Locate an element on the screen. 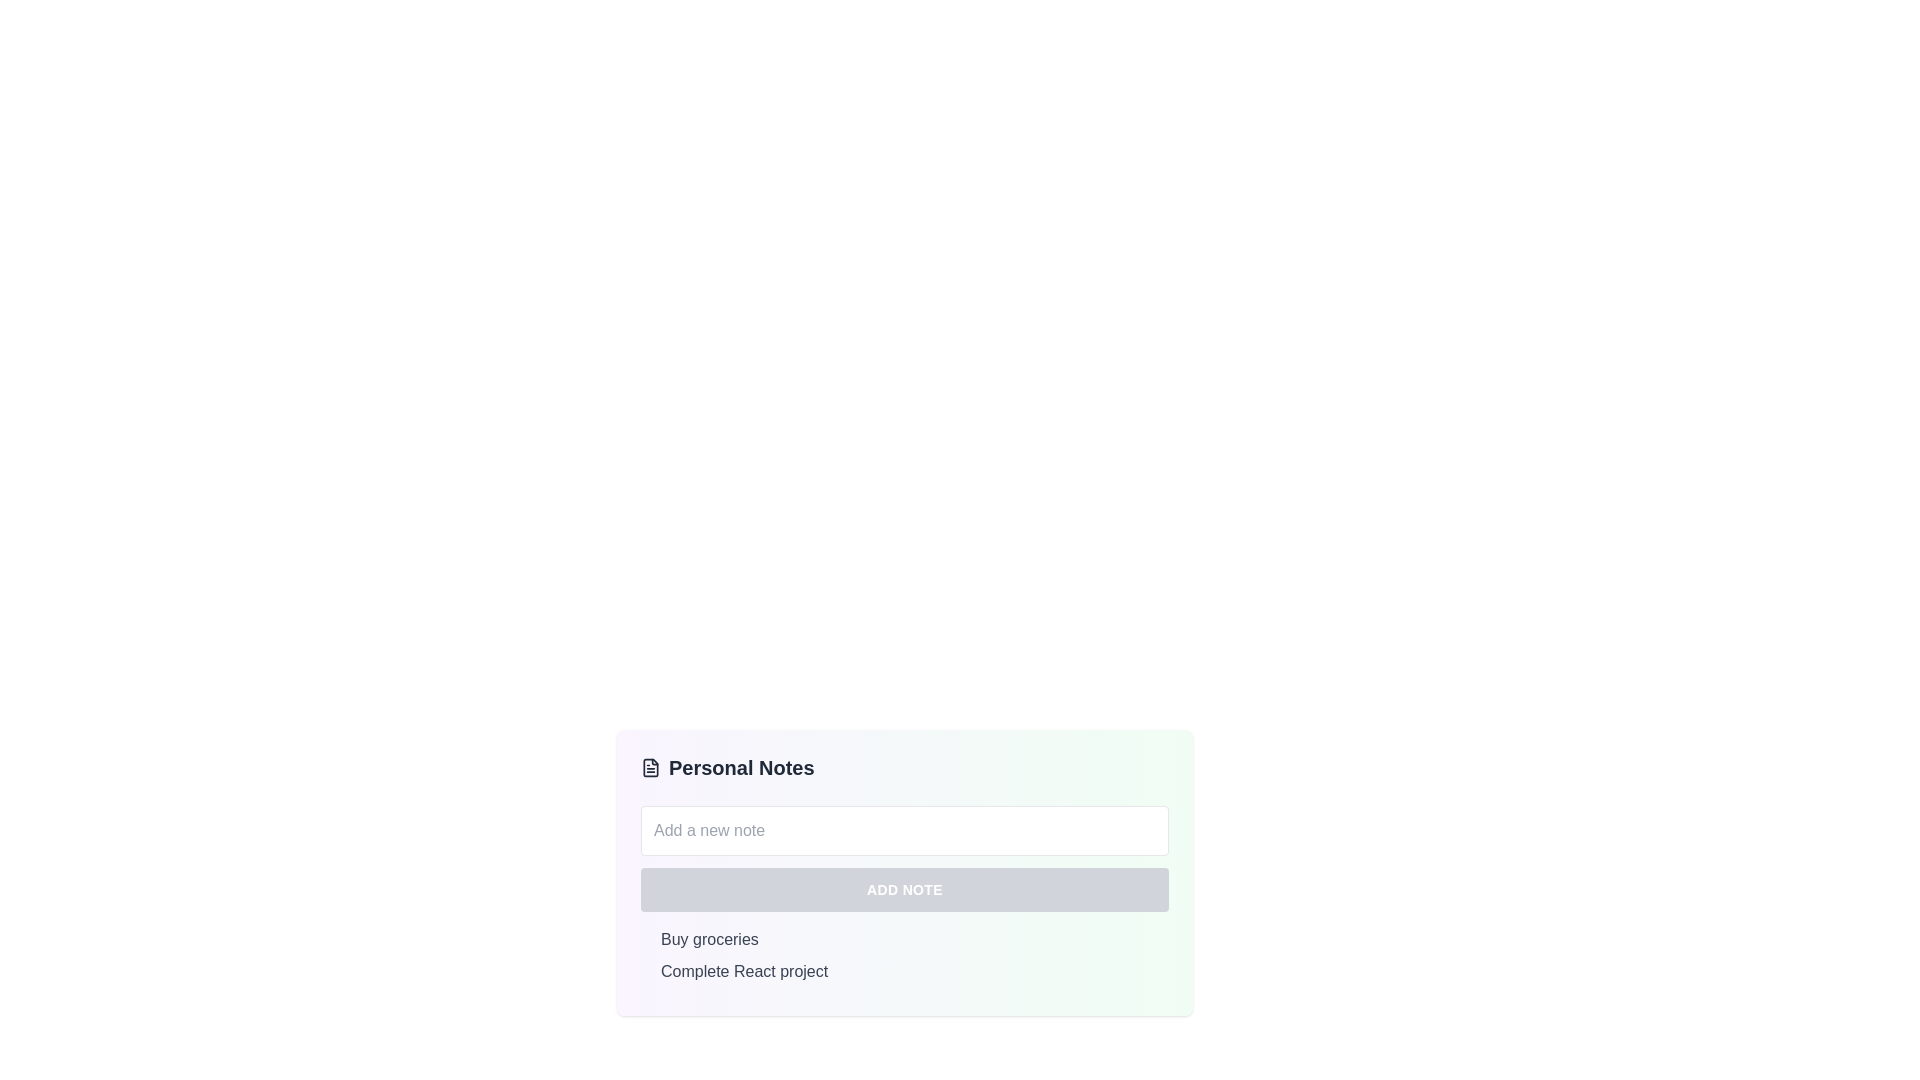 This screenshot has height=1080, width=1920. the document icon associated with the 'Personal Notes' label, which is visually represented as an icon with text lines before the title is located at coordinates (651, 766).